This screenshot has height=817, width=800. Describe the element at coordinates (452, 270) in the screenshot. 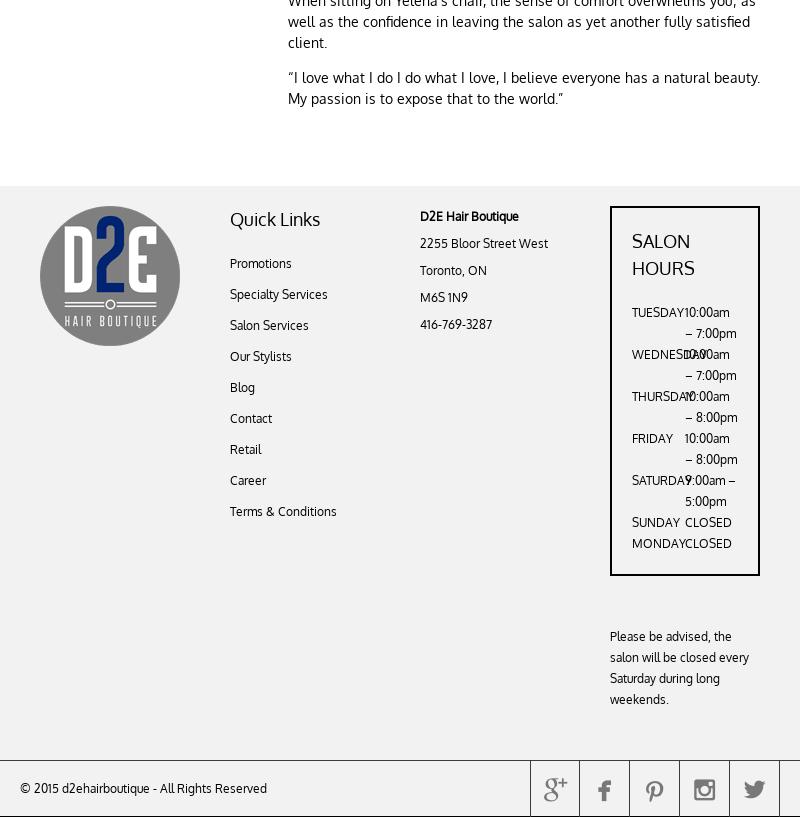

I see `'Toronto, ON'` at that location.